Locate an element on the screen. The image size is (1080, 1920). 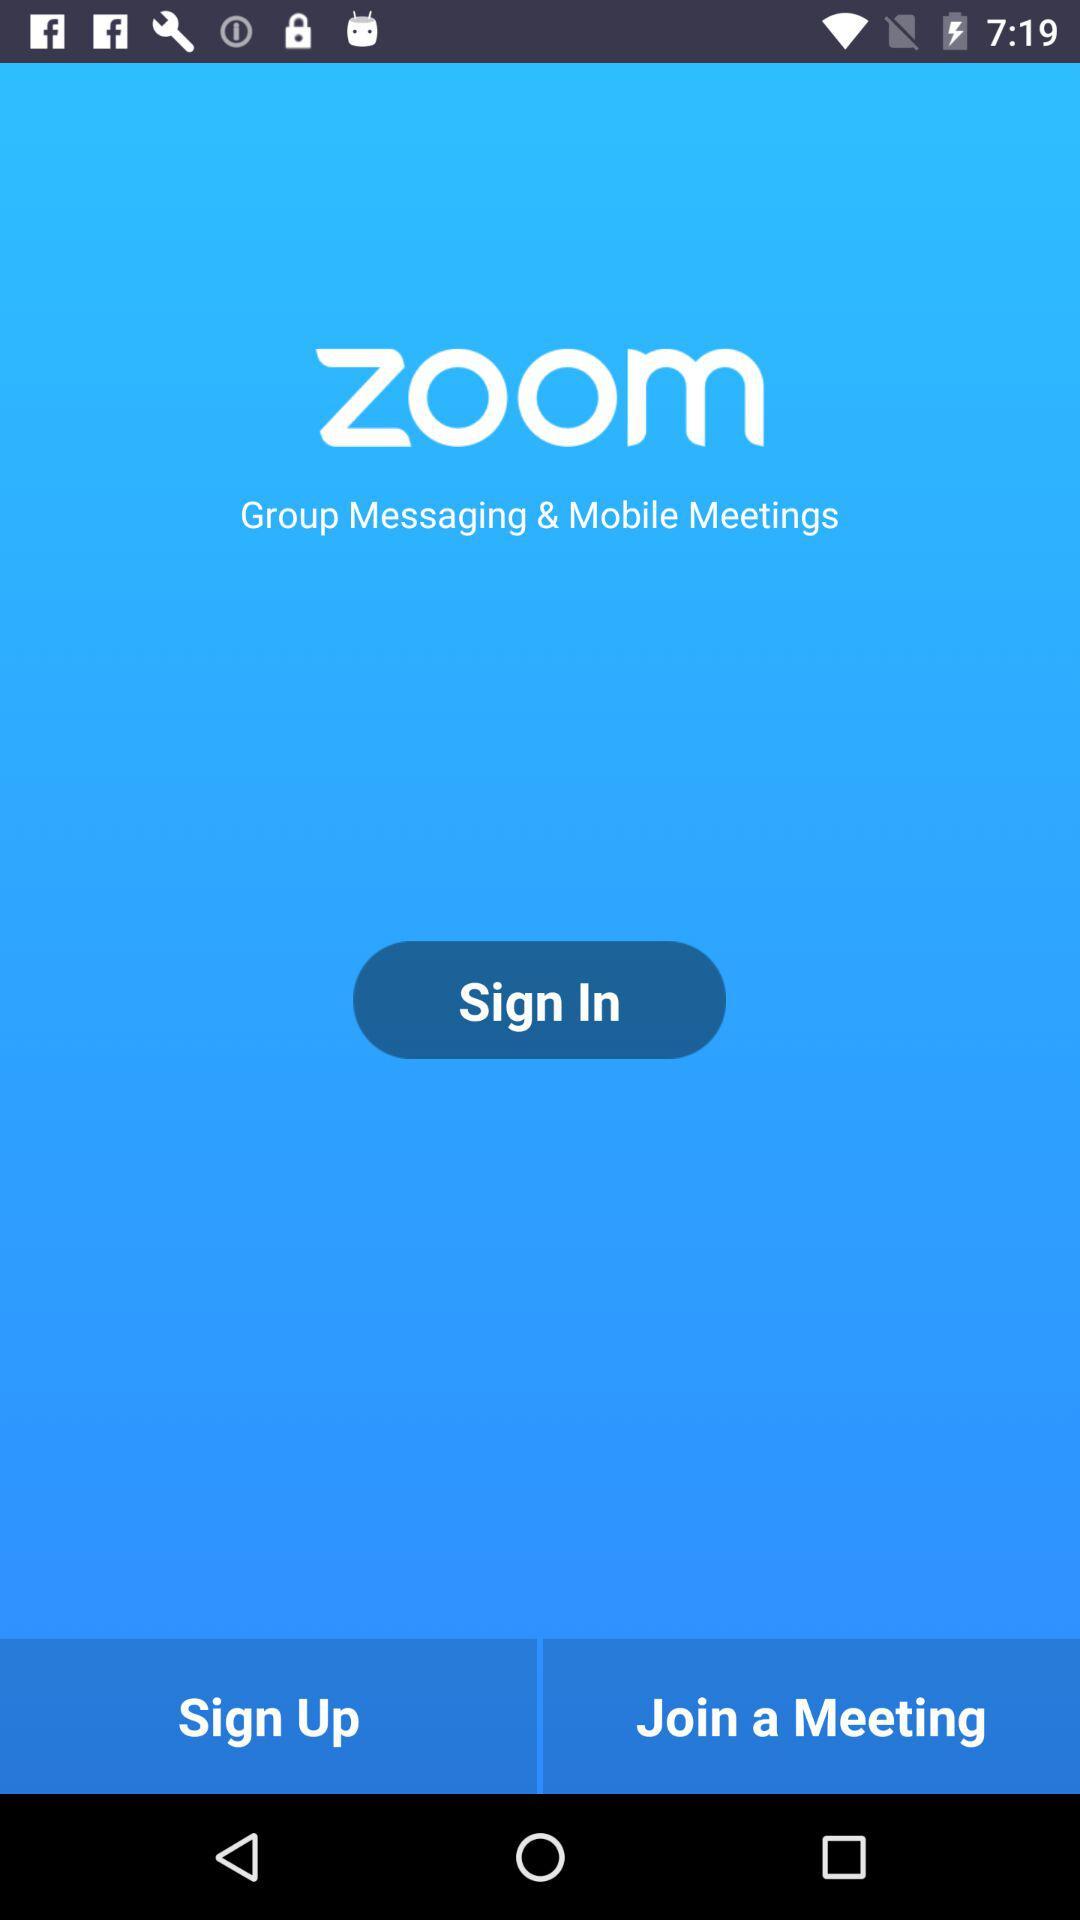
icon at the bottom right corner is located at coordinates (811, 1715).